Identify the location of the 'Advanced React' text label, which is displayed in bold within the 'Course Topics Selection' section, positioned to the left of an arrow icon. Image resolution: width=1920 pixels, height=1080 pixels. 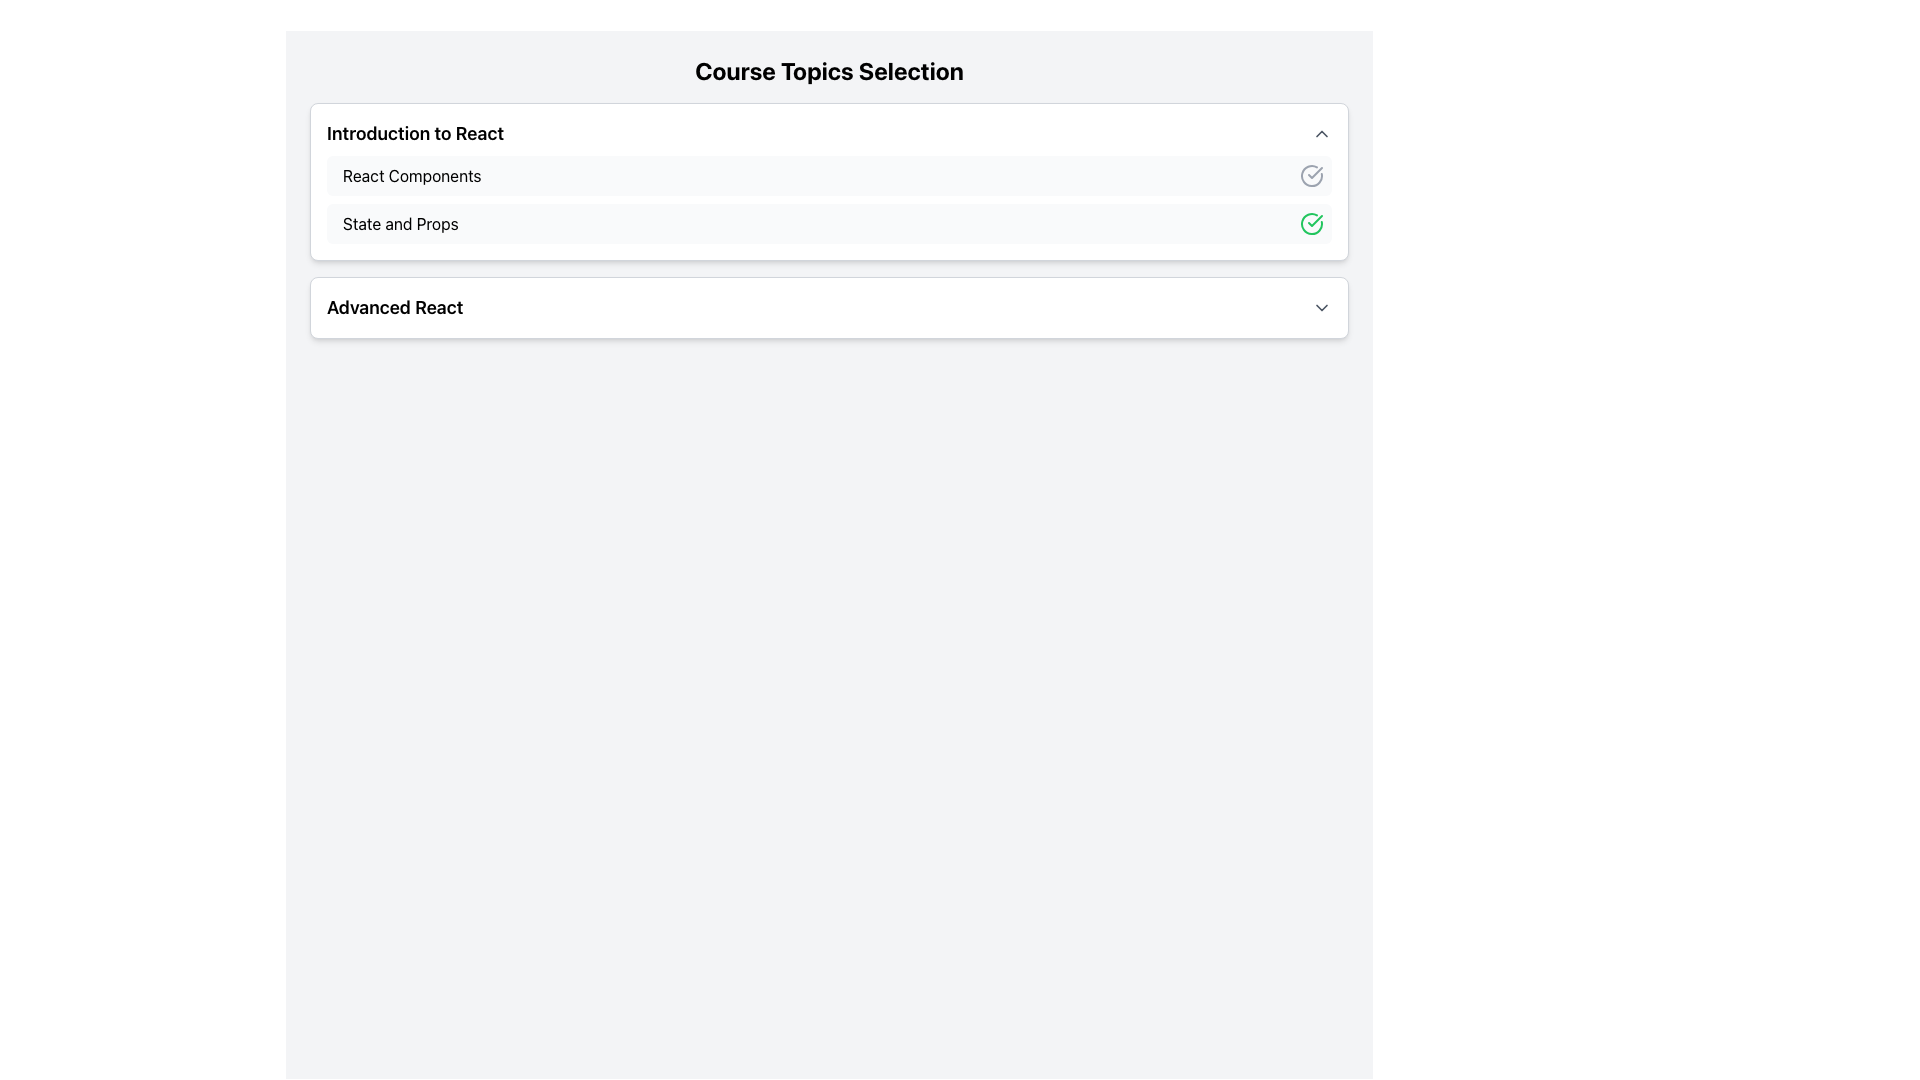
(395, 308).